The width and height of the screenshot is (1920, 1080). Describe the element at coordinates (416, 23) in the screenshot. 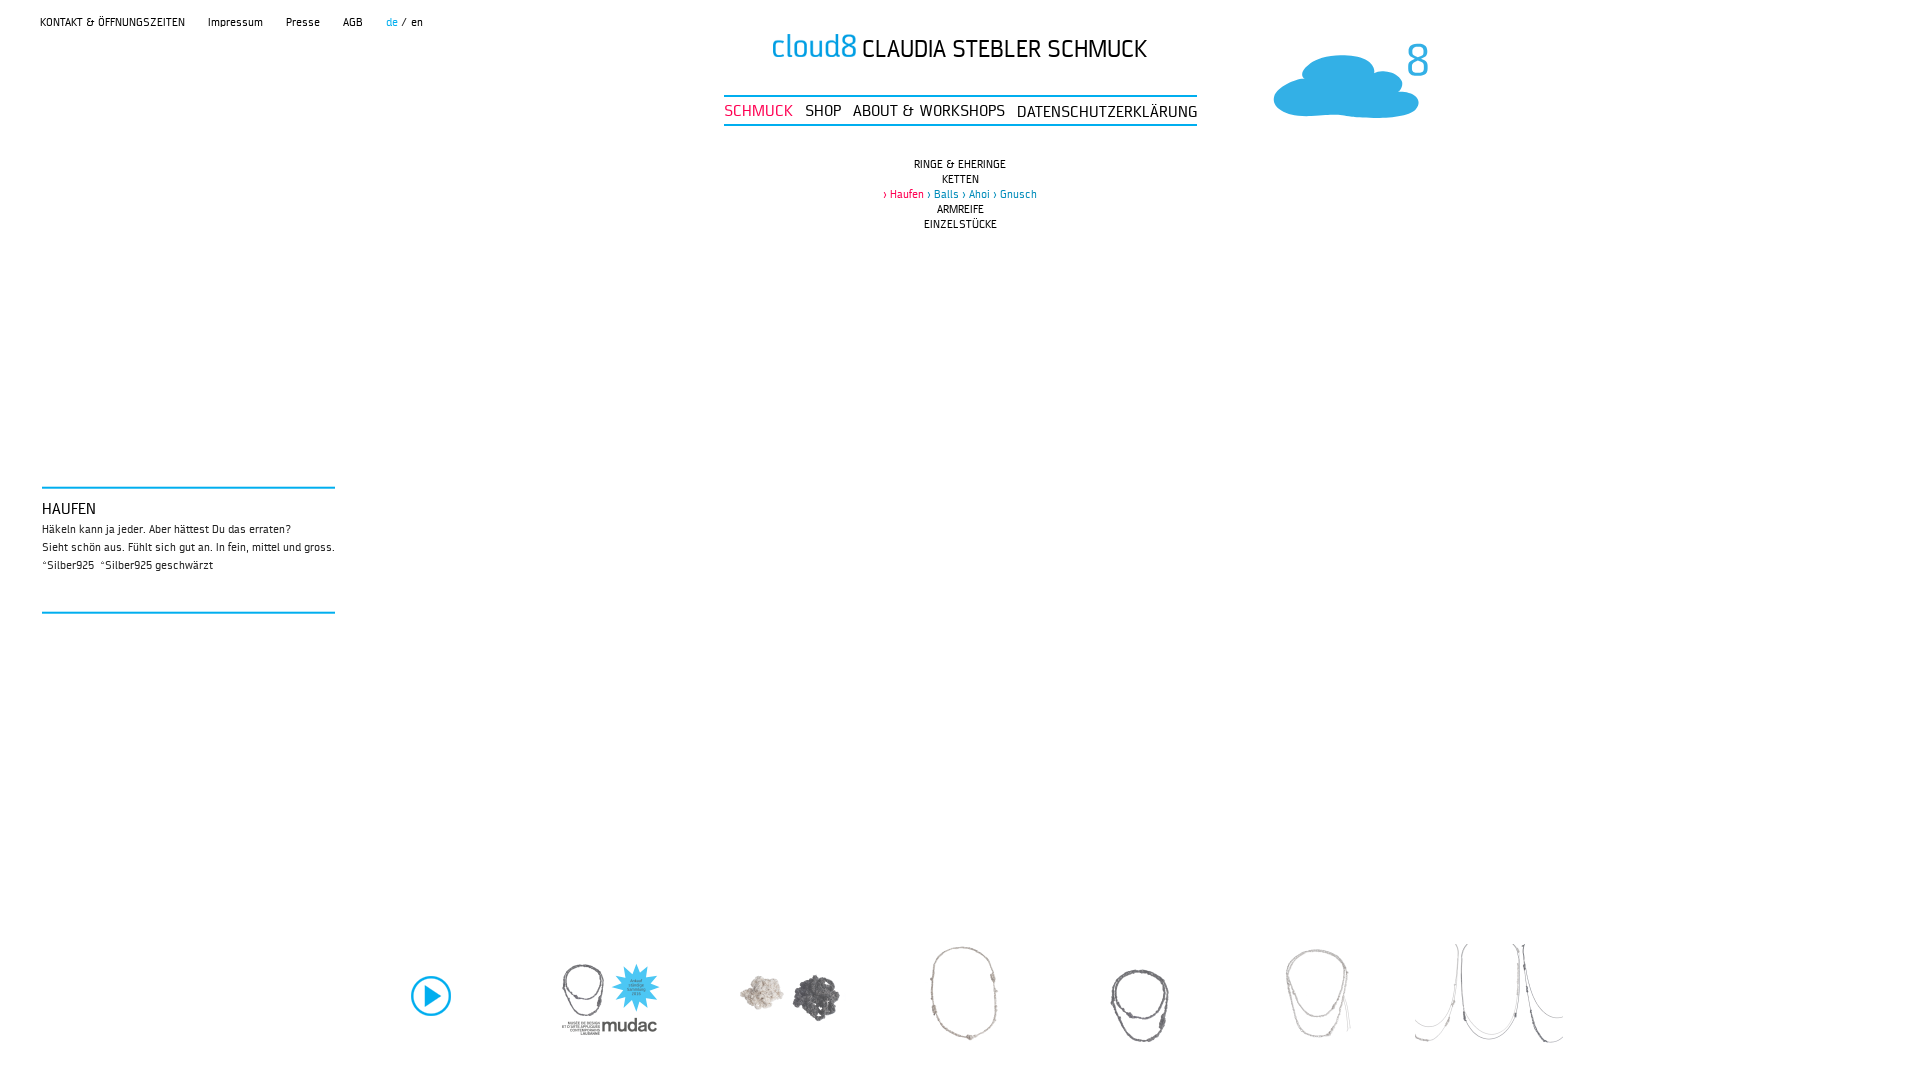

I see `'en'` at that location.